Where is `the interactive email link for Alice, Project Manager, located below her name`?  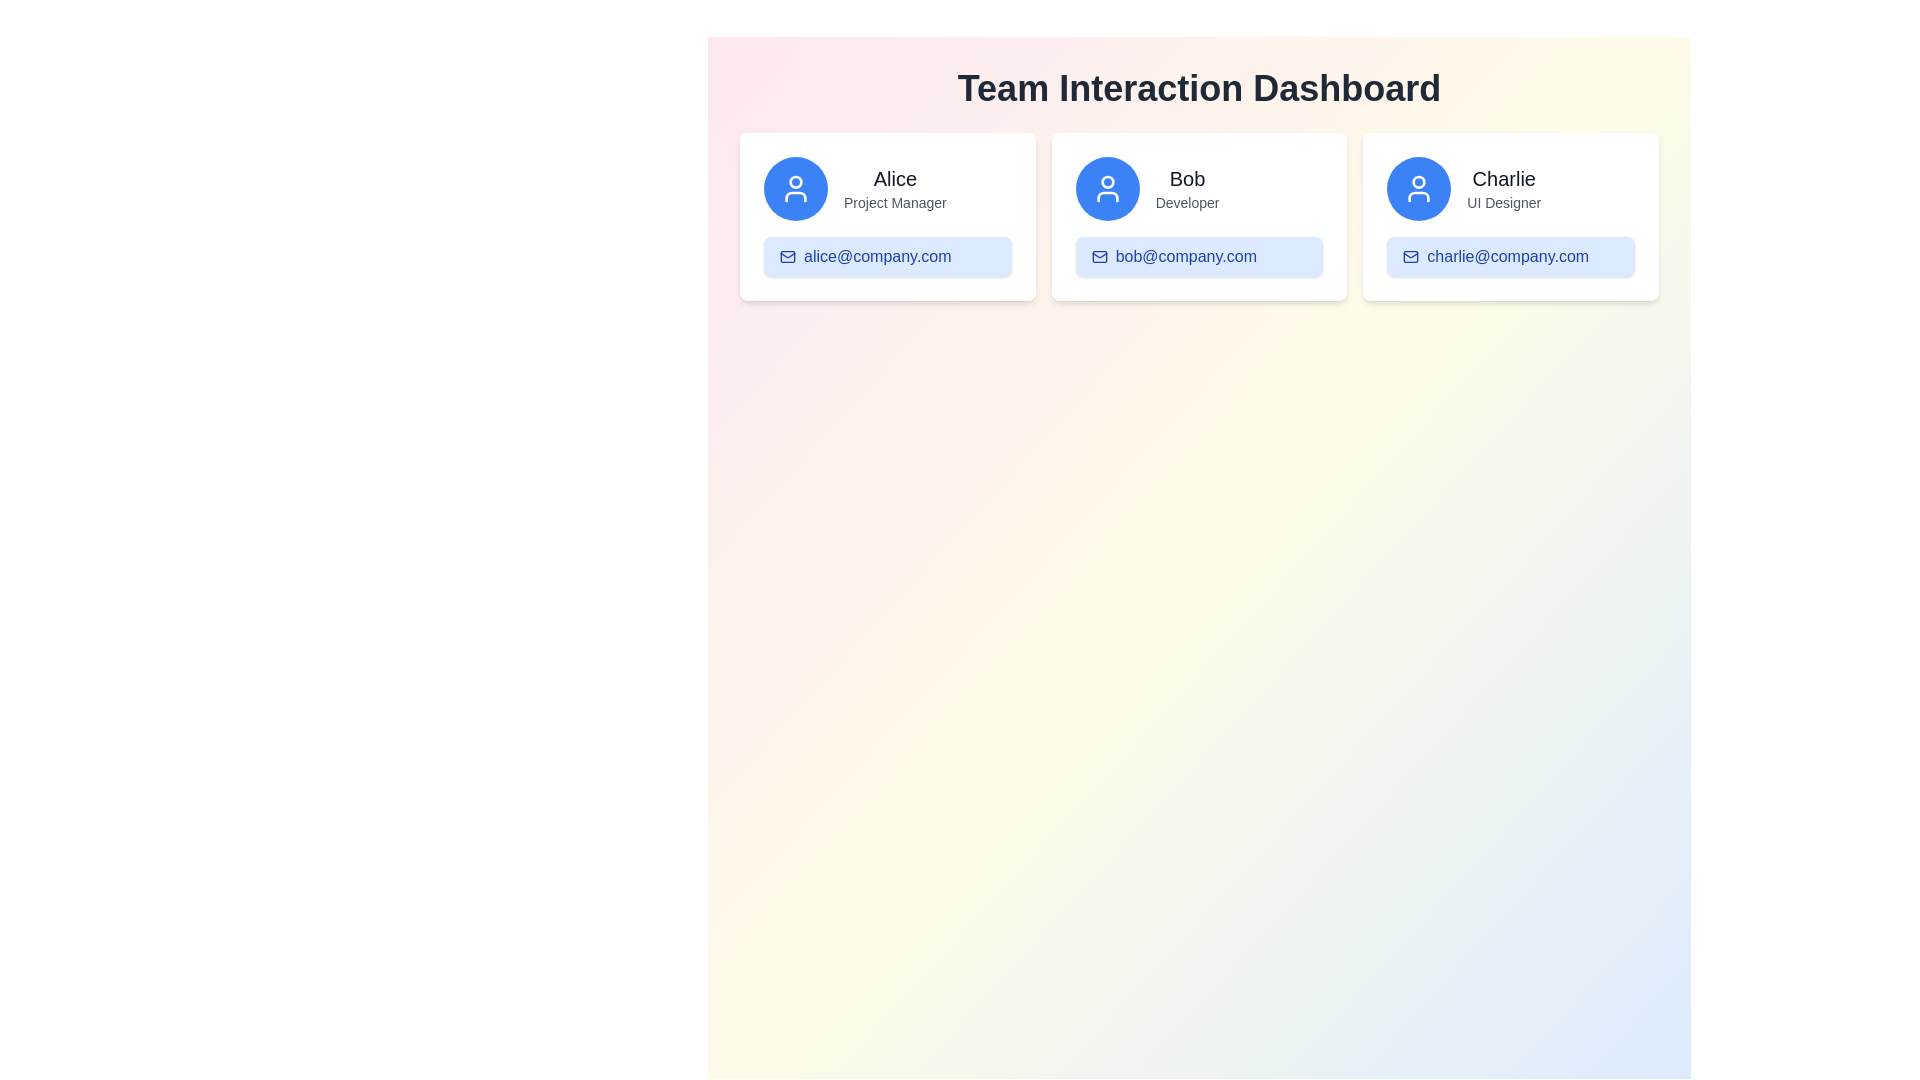 the interactive email link for Alice, Project Manager, located below her name is located at coordinates (886, 256).